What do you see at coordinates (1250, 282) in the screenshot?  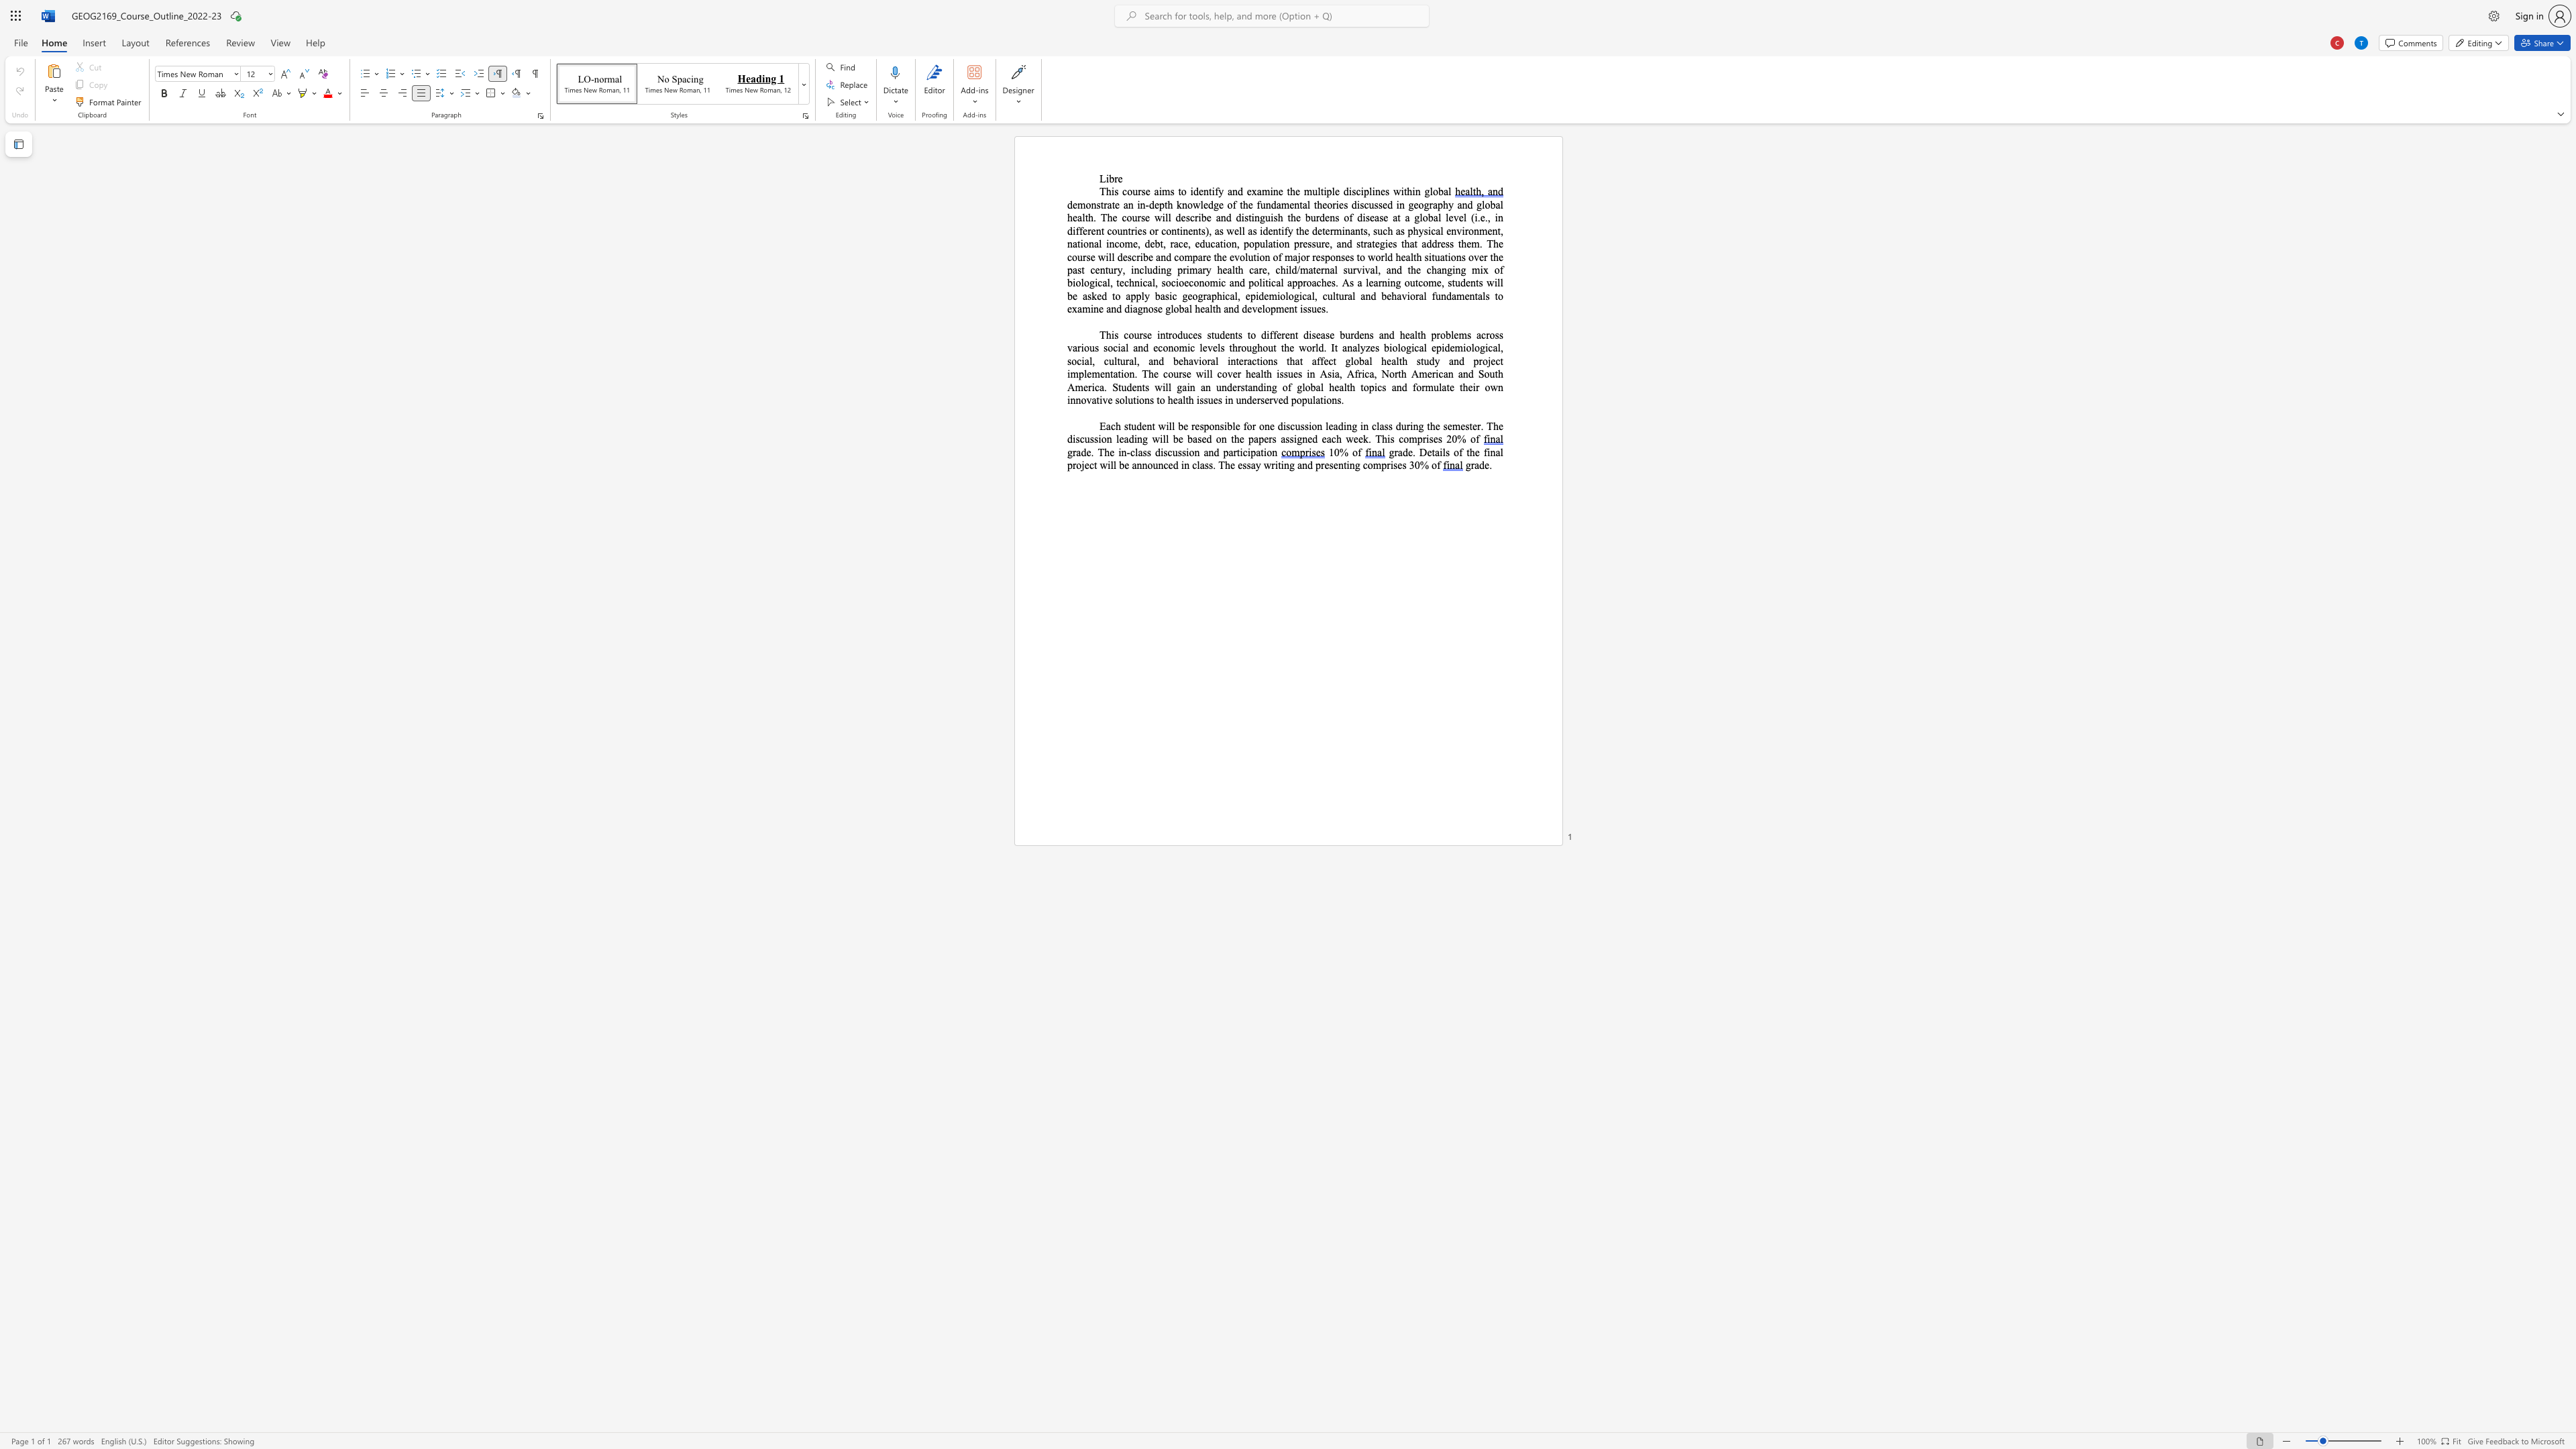 I see `the 1th character "p" in the text` at bounding box center [1250, 282].